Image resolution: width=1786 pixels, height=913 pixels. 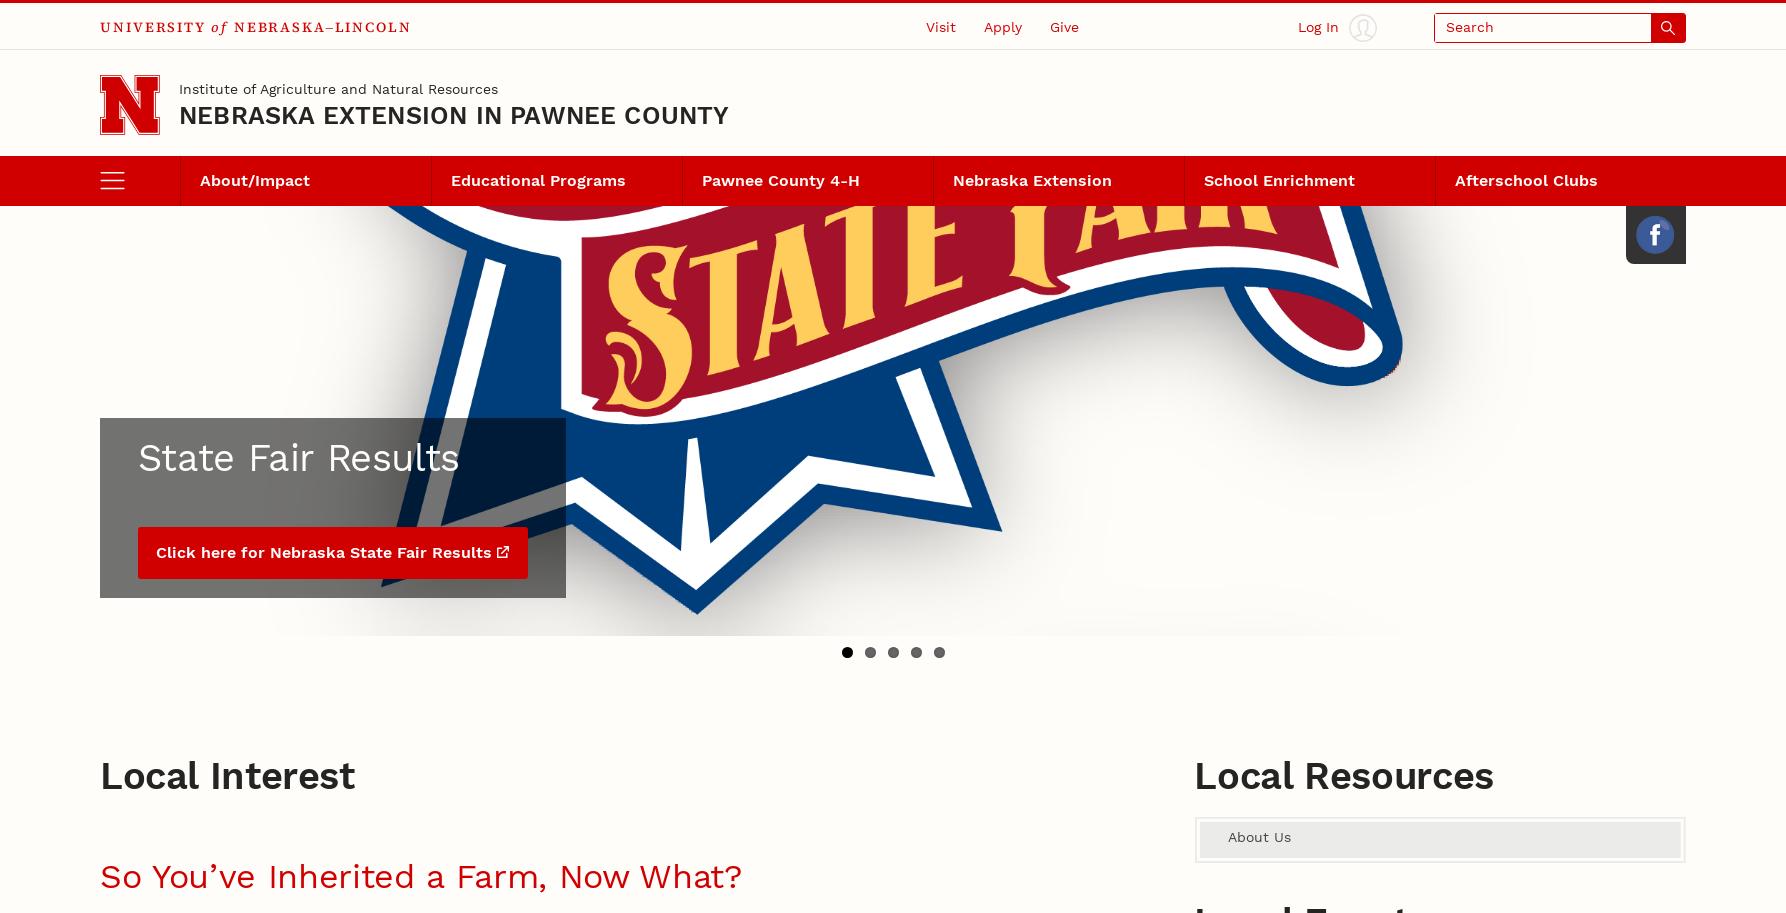 I want to click on 'Close', so click(x=1744, y=20).